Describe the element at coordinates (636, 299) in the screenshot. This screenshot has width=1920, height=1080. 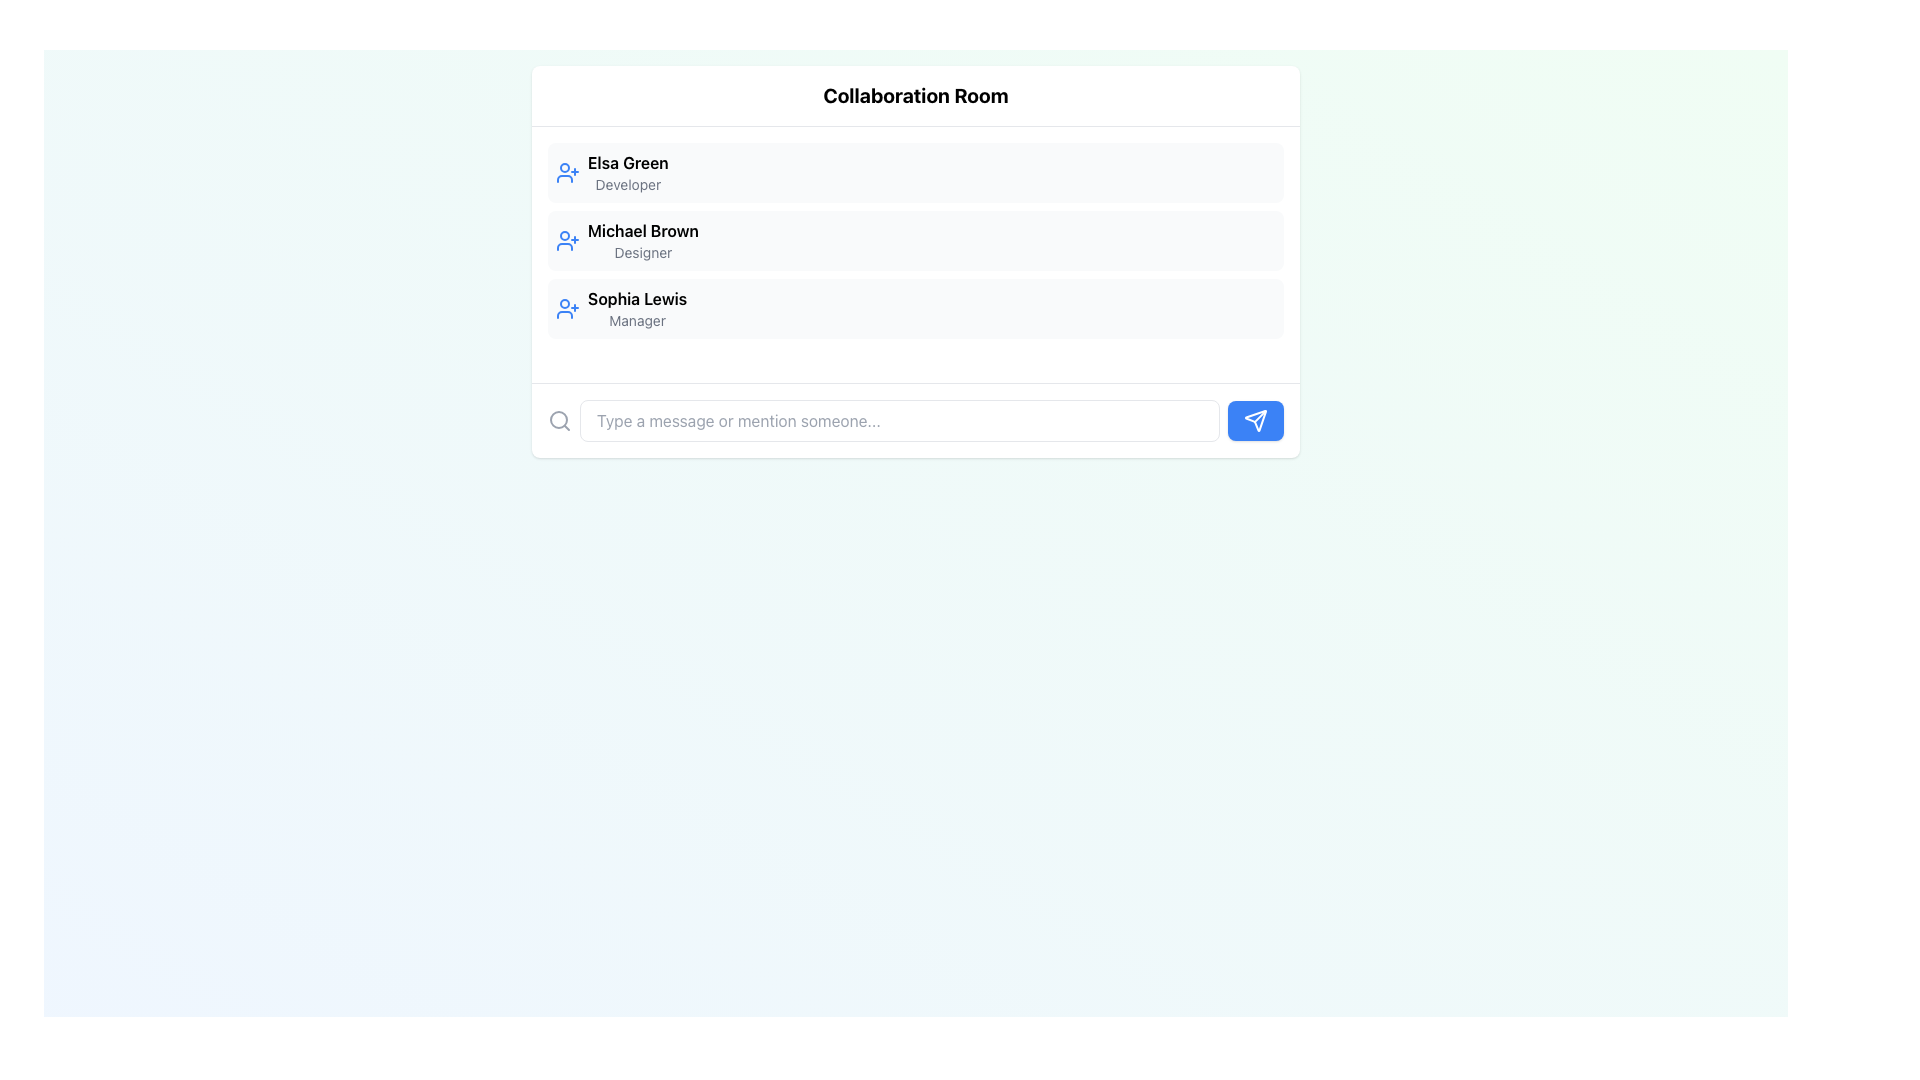
I see `the text label 'Sophia Lewis' which is styled in bold and located in the Collaboration Room list, positioned above 'Manager'` at that location.